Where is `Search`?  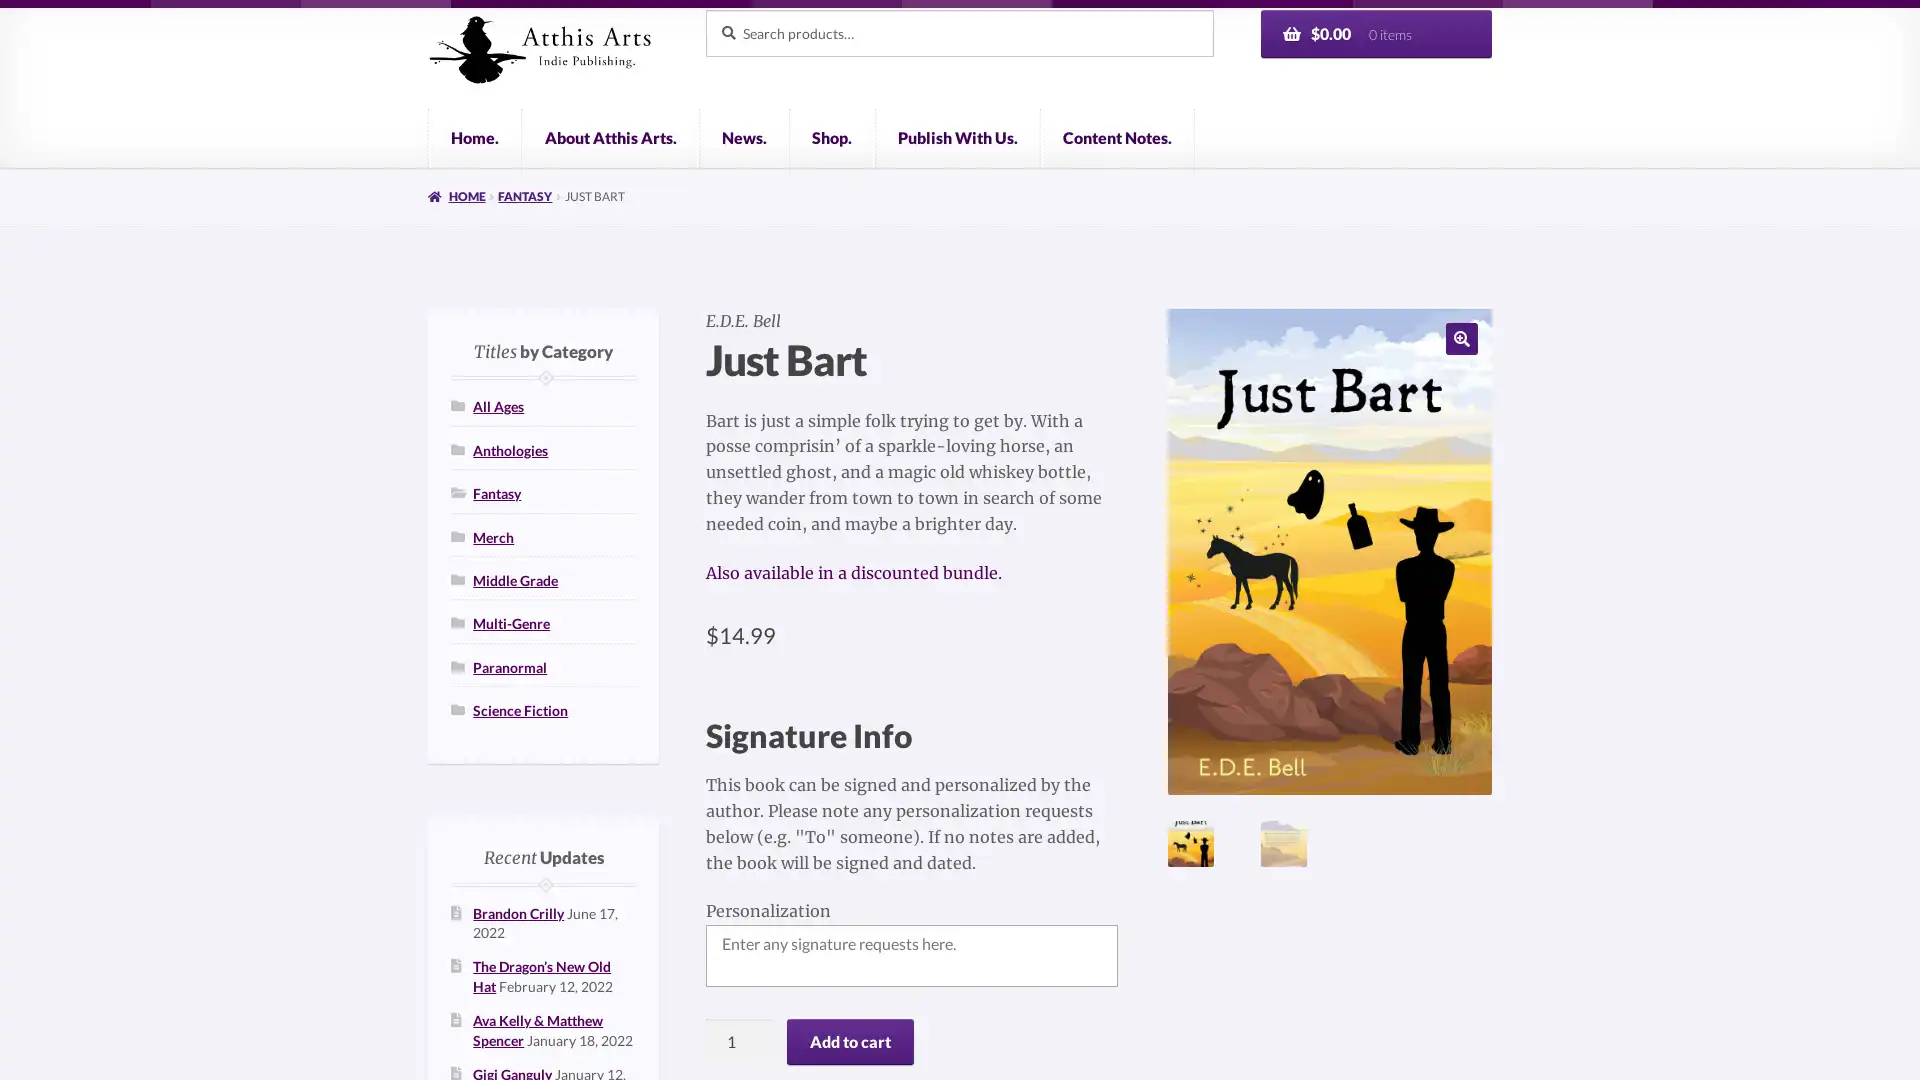 Search is located at coordinates (704, 8).